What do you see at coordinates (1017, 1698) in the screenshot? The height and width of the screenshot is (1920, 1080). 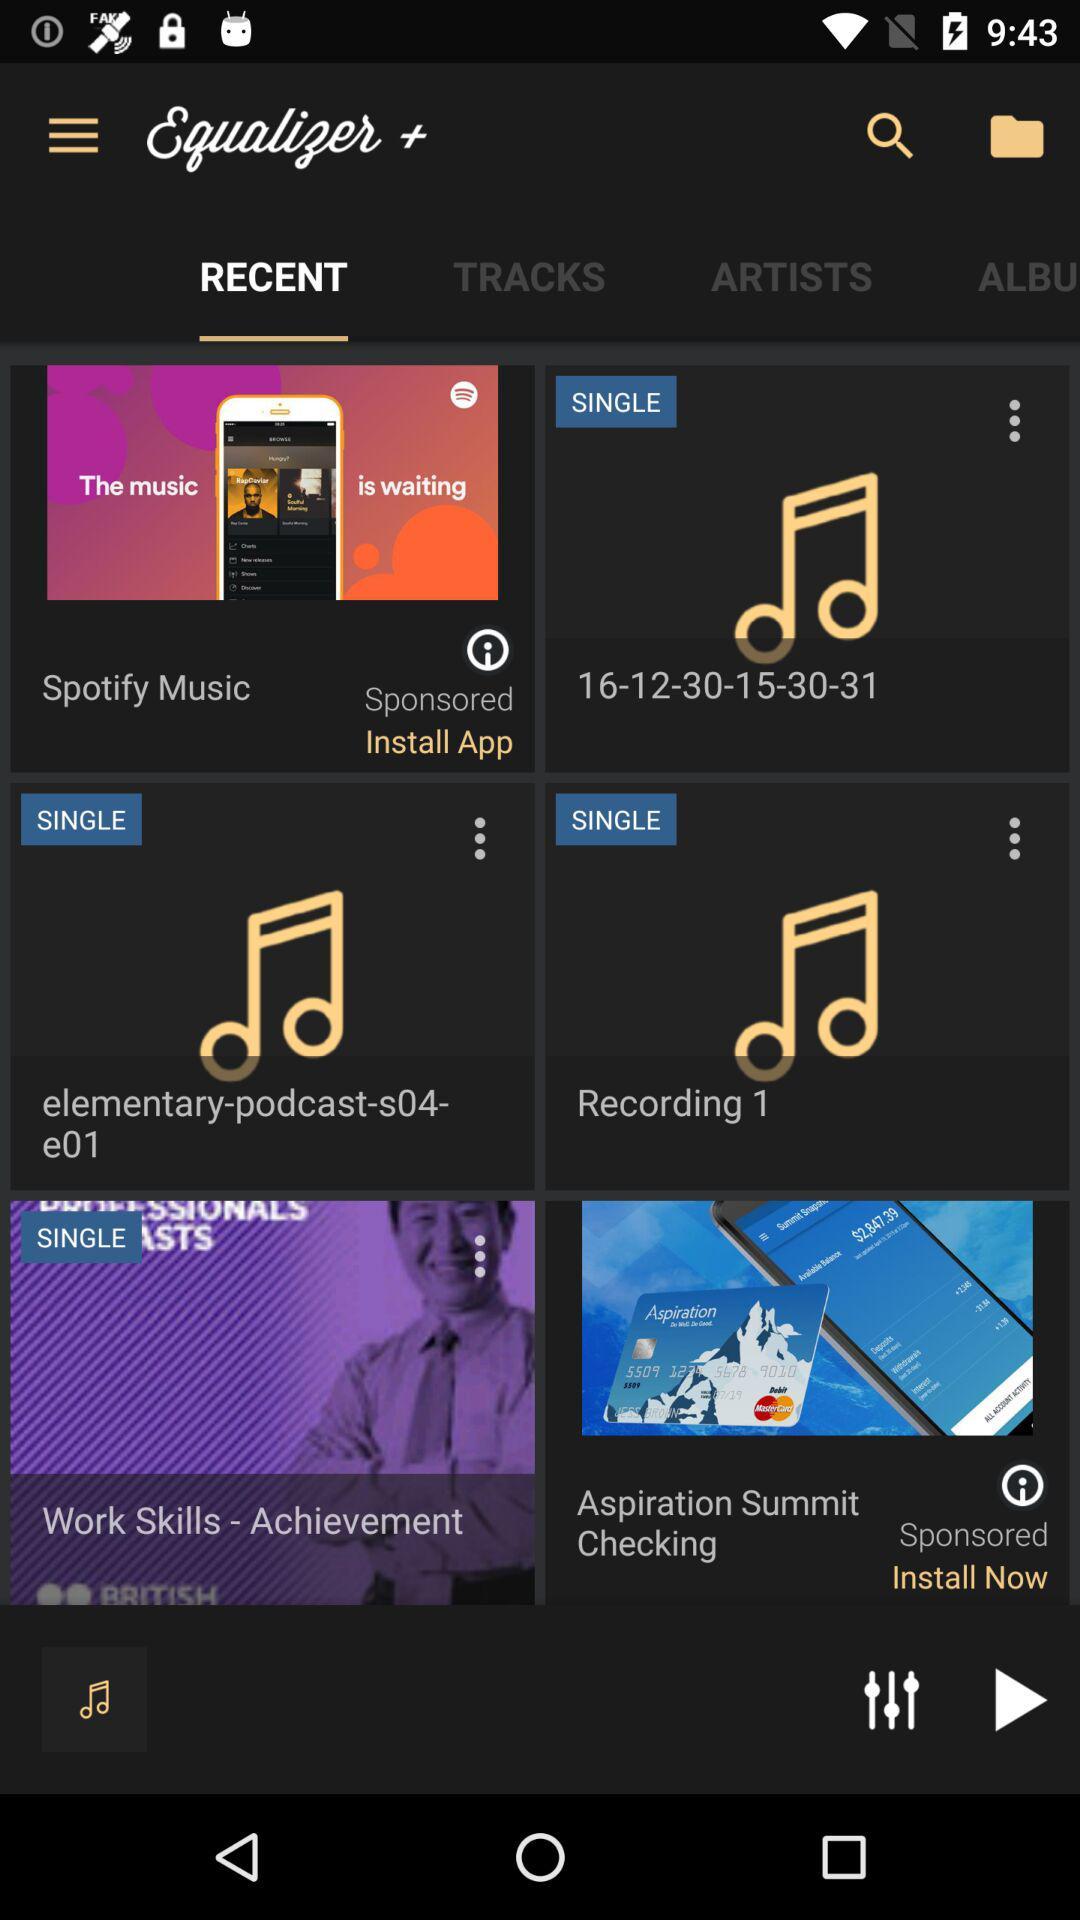 I see `the play icon` at bounding box center [1017, 1698].